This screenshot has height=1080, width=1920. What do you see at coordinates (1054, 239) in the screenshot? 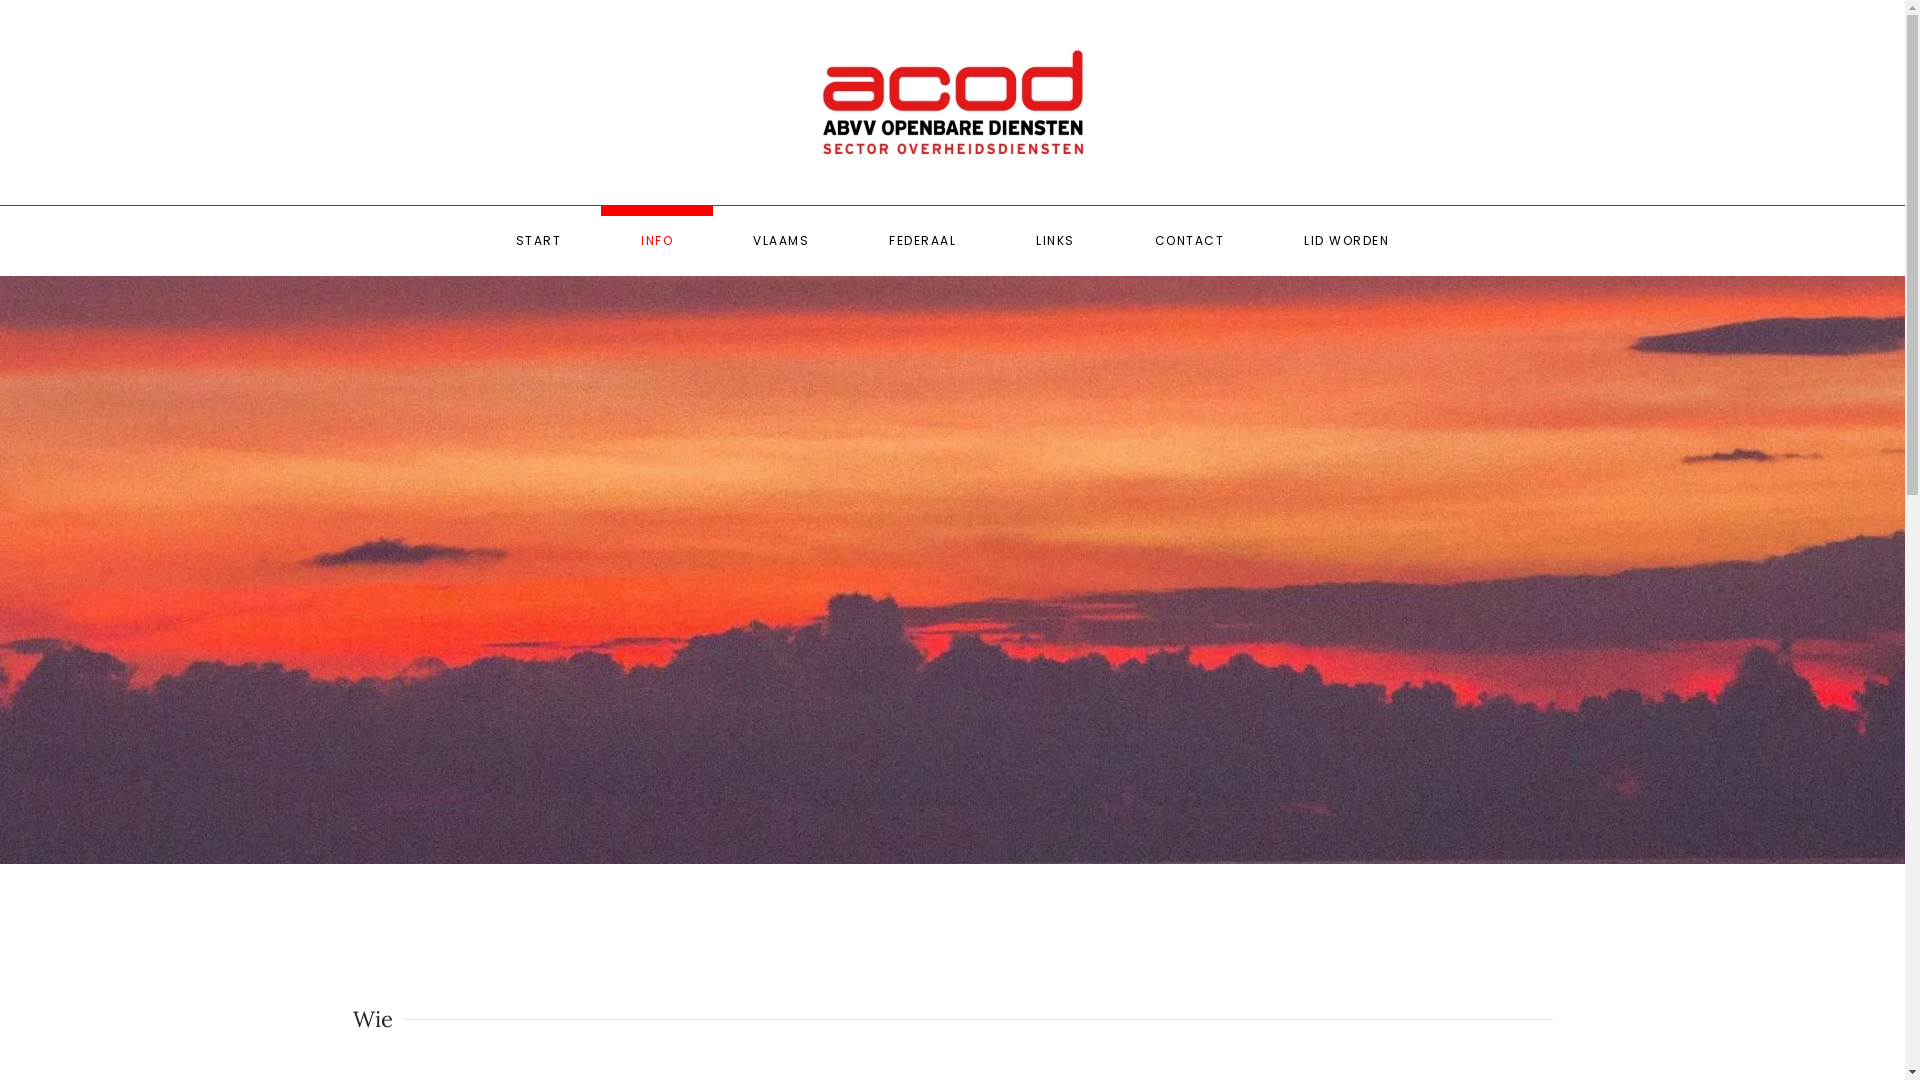
I see `'LINKS'` at bounding box center [1054, 239].